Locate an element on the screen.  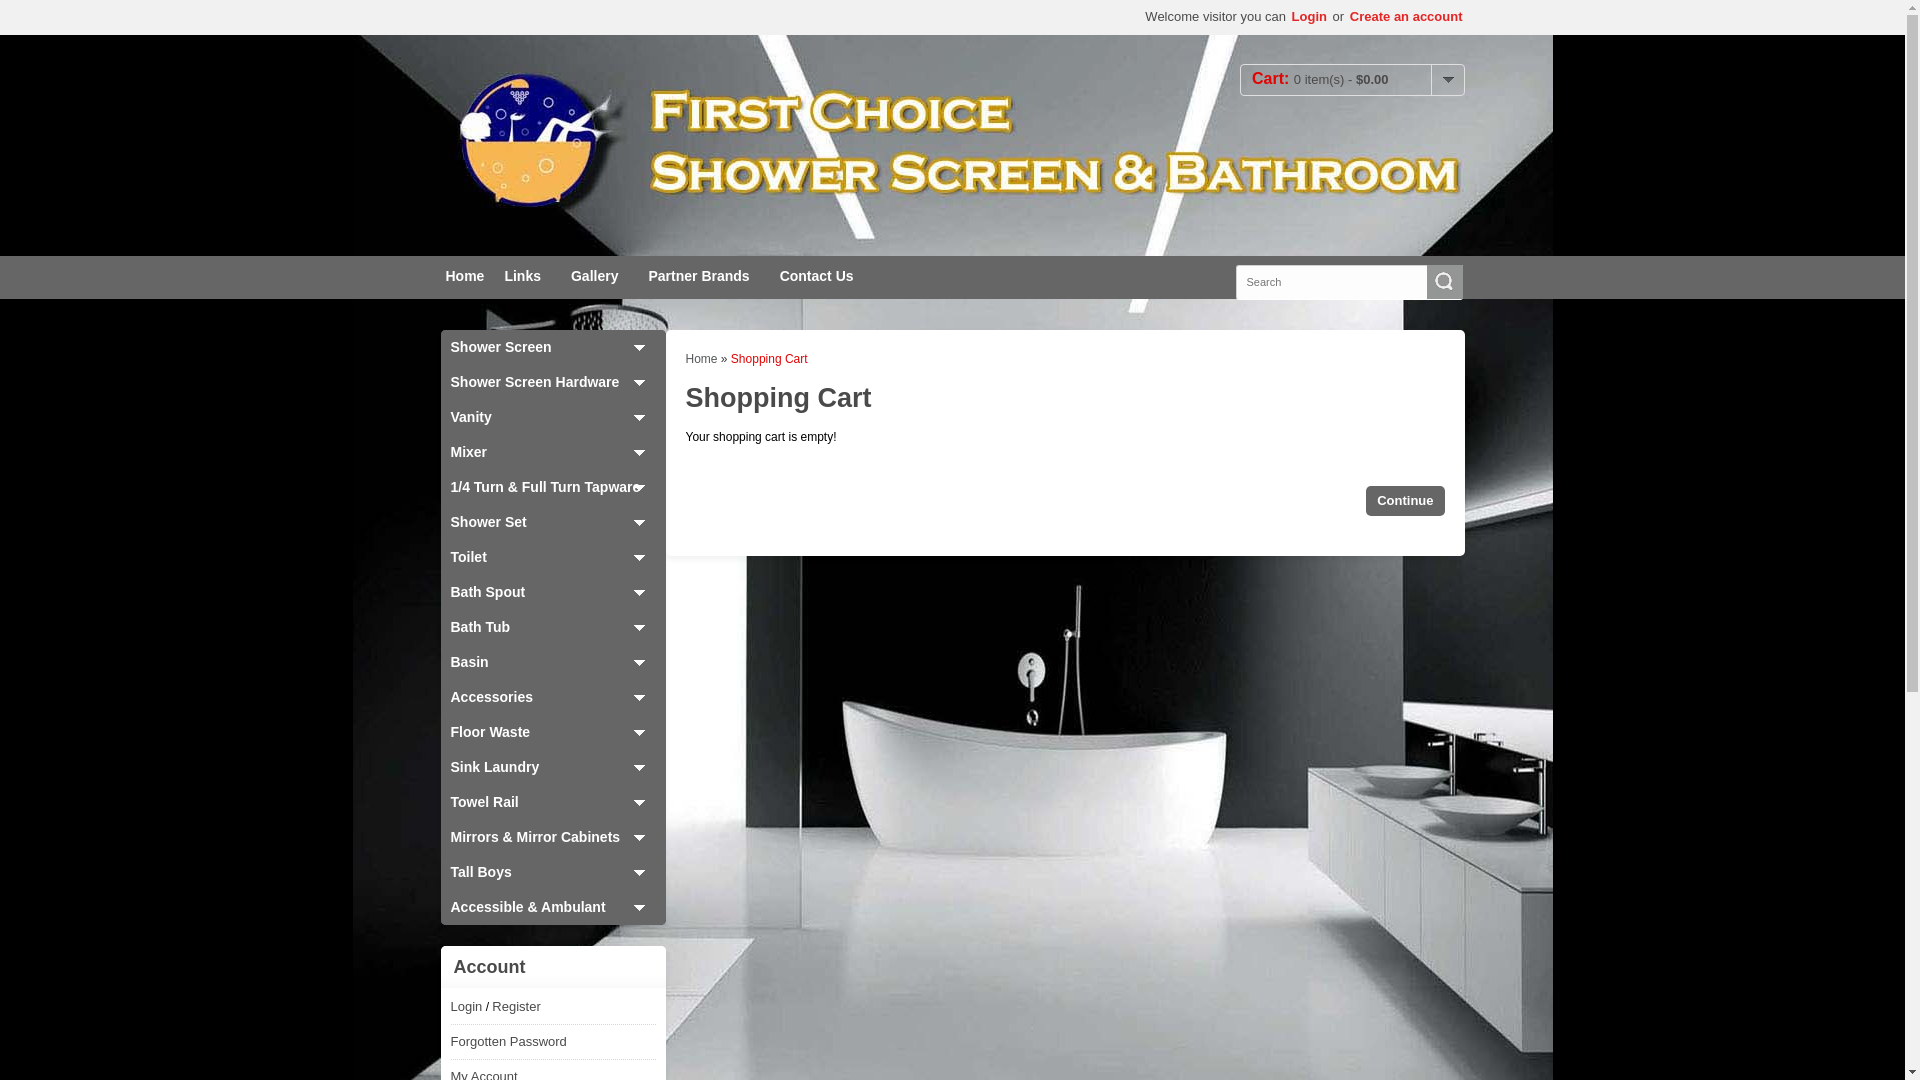
'Tall Boys' is located at coordinates (552, 871).